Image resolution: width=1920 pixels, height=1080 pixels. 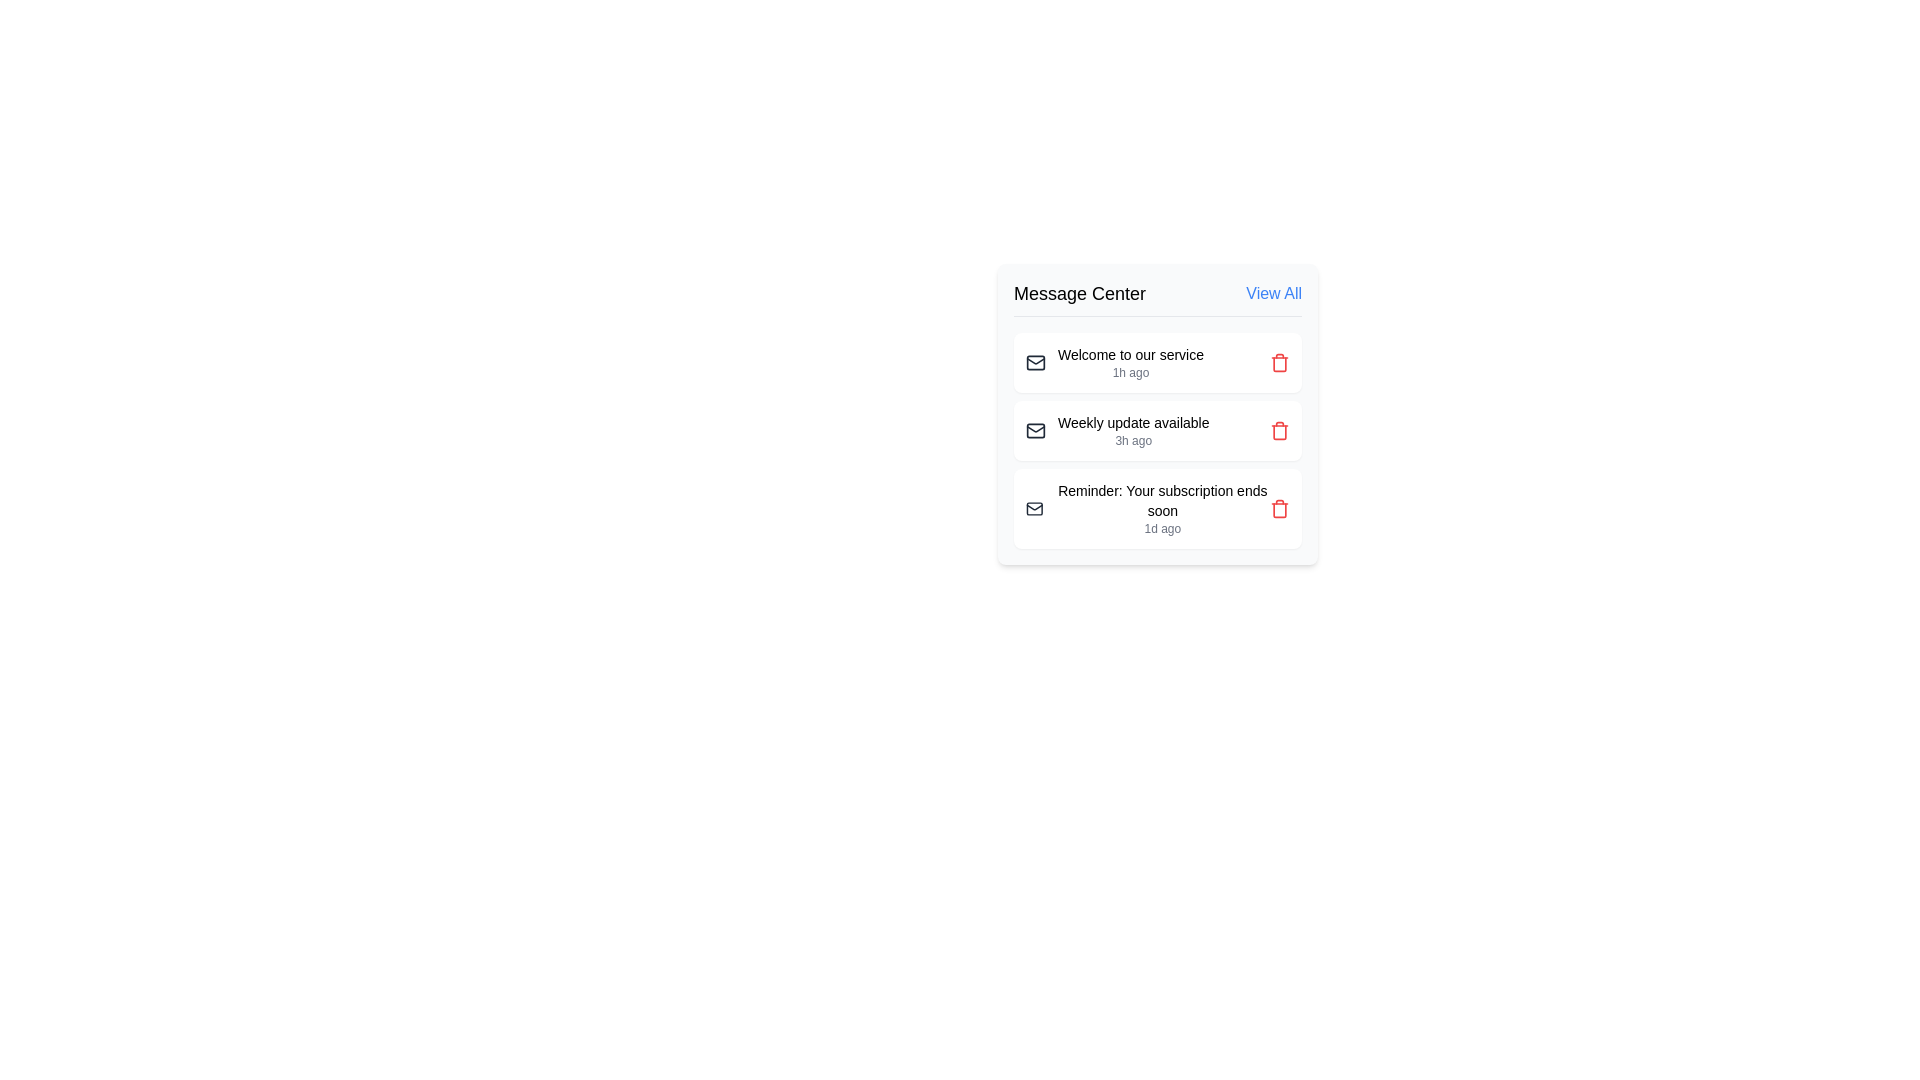 I want to click on the notification item with the bold text 'Reminder: Your subscription ends soon' in the 'Message Center' panel, so click(x=1157, y=508).